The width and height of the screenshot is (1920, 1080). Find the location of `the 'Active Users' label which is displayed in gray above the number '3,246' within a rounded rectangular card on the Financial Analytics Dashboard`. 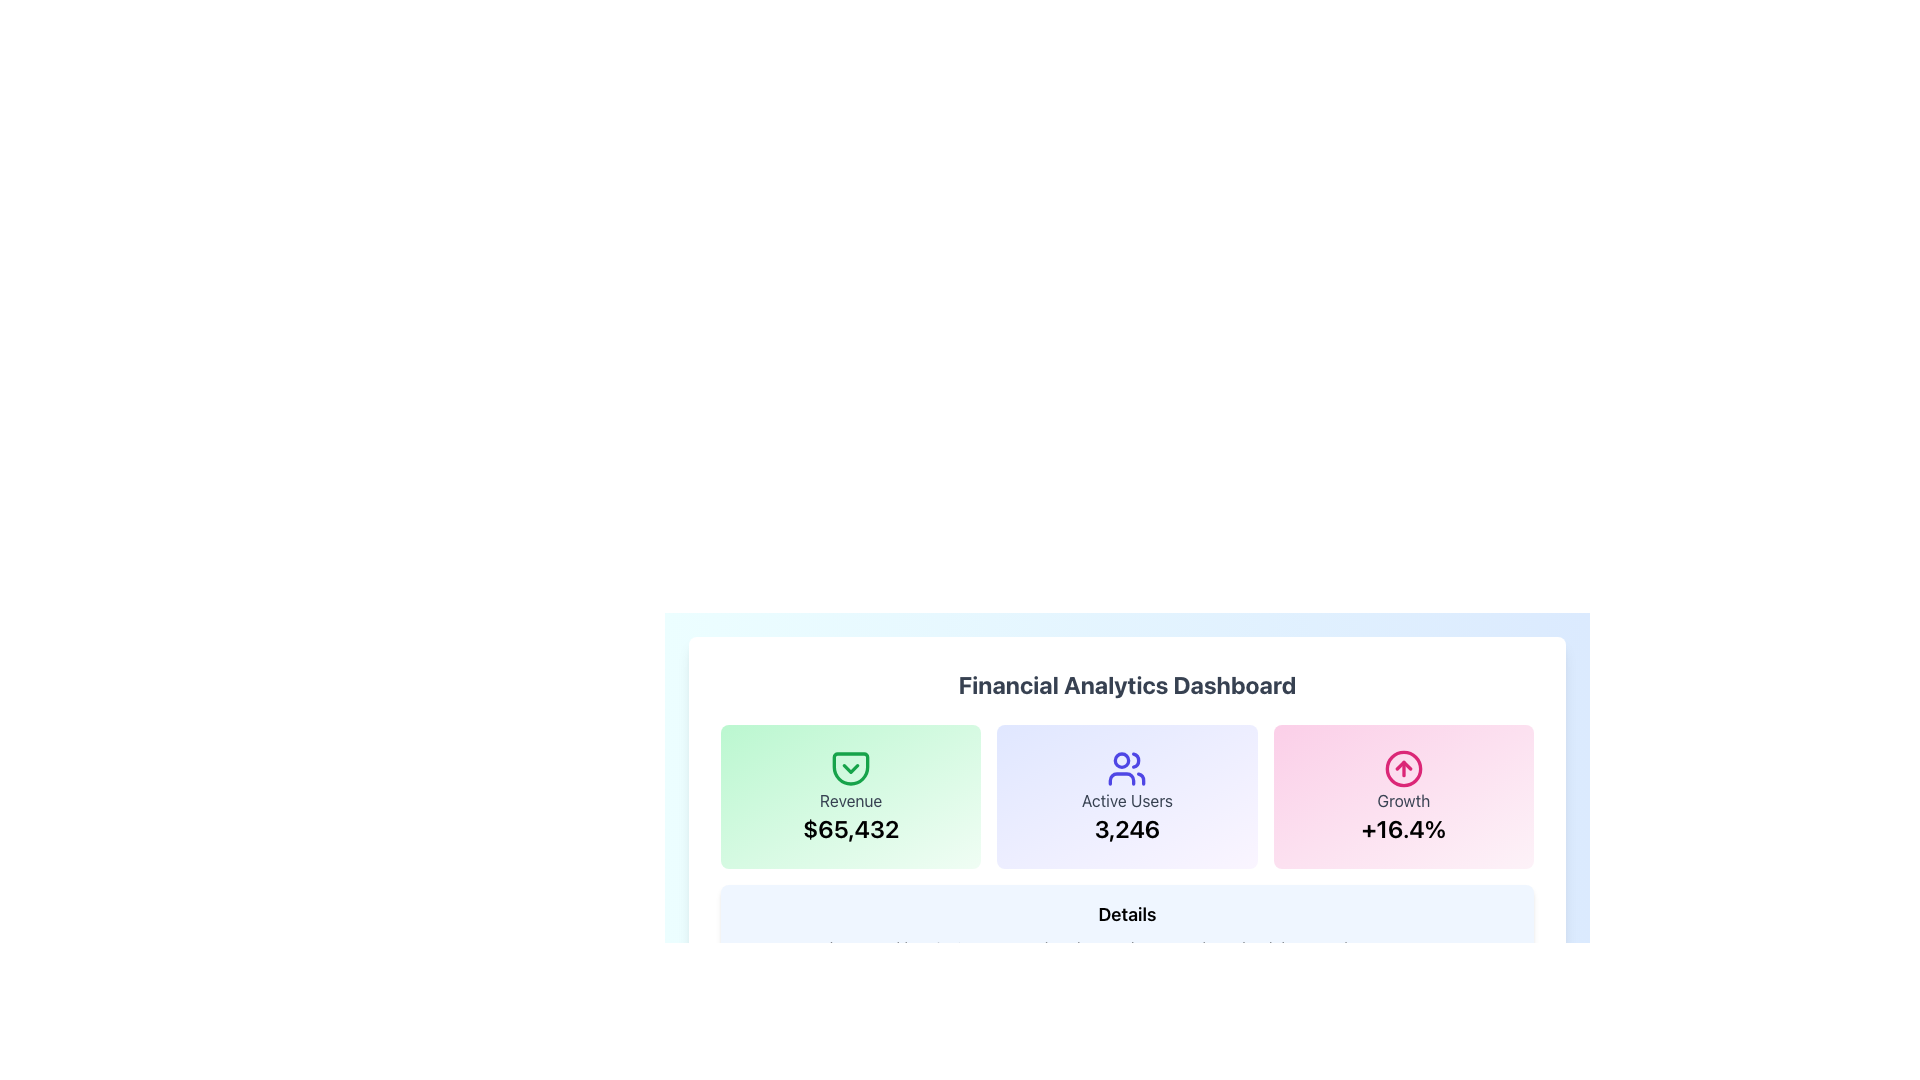

the 'Active Users' label which is displayed in gray above the number '3,246' within a rounded rectangular card on the Financial Analytics Dashboard is located at coordinates (1127, 800).